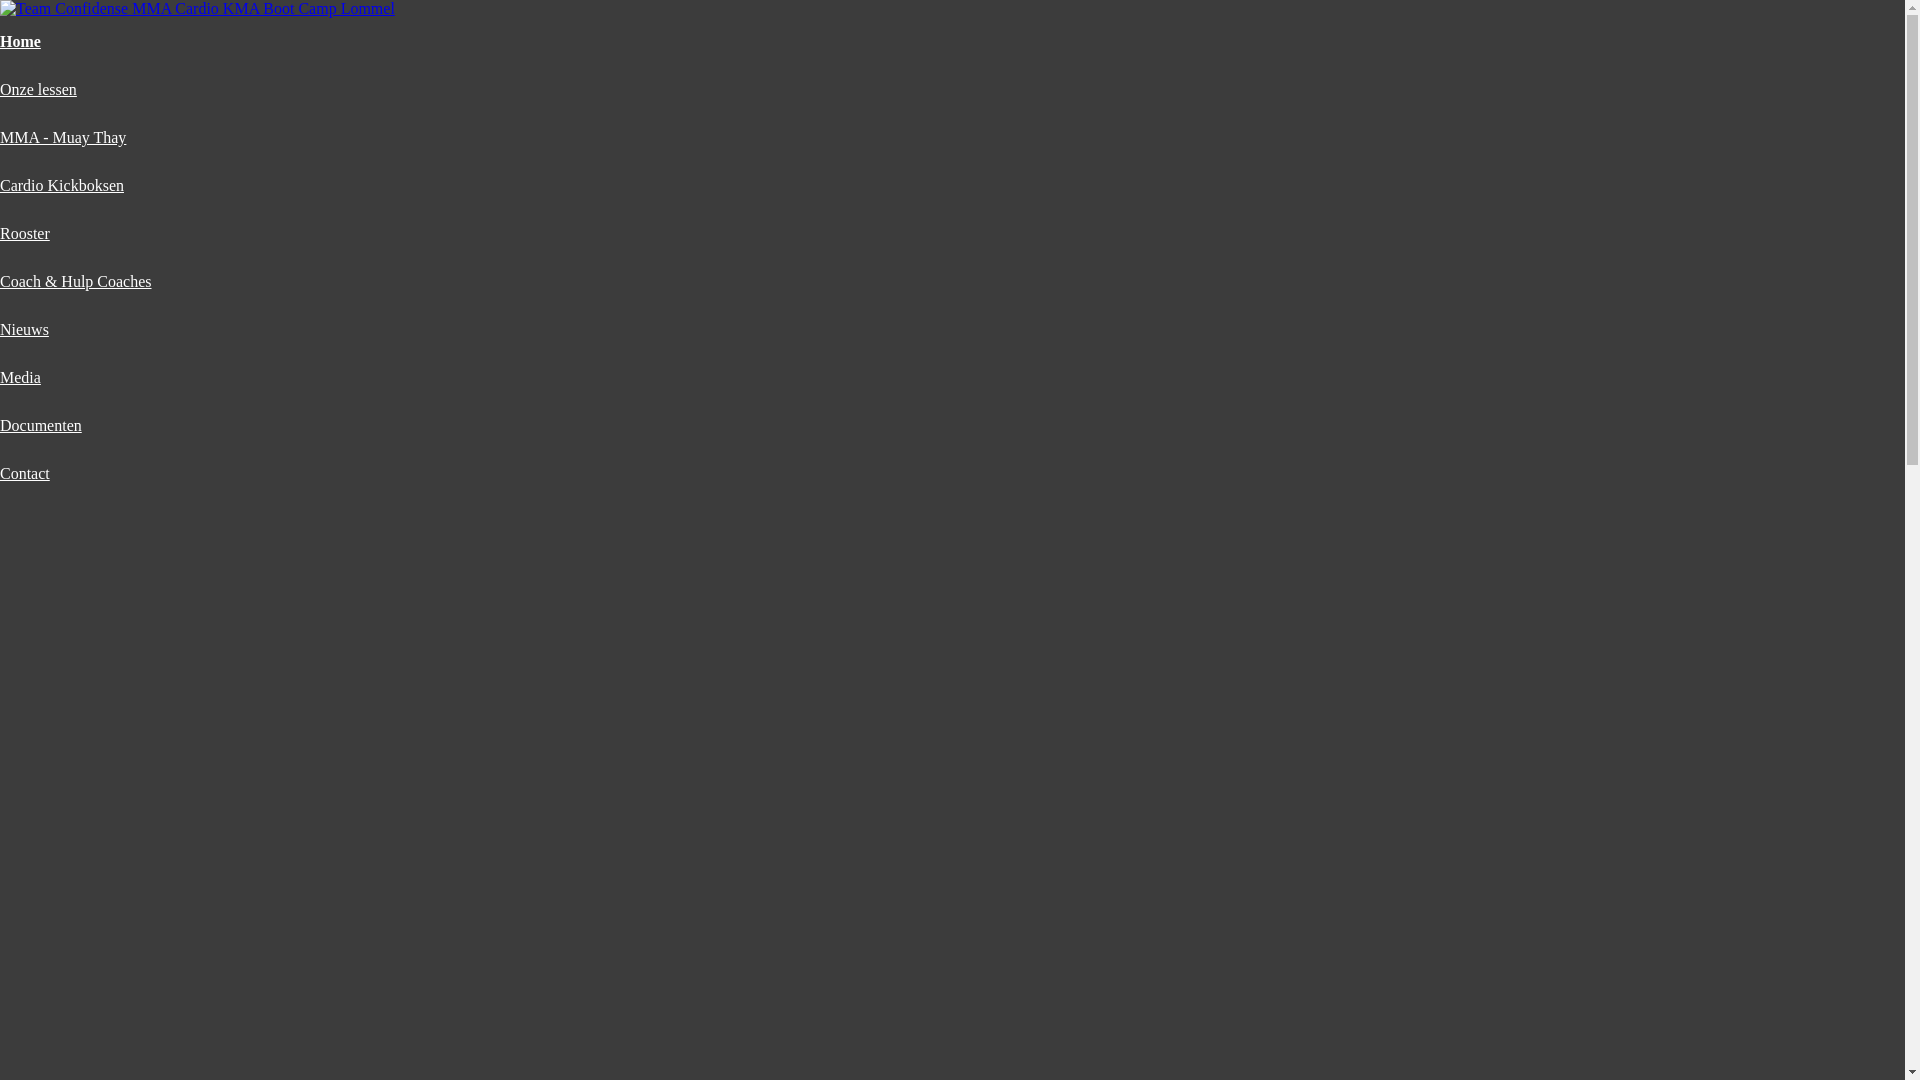 This screenshot has width=1920, height=1080. I want to click on 'Rooster', so click(24, 232).